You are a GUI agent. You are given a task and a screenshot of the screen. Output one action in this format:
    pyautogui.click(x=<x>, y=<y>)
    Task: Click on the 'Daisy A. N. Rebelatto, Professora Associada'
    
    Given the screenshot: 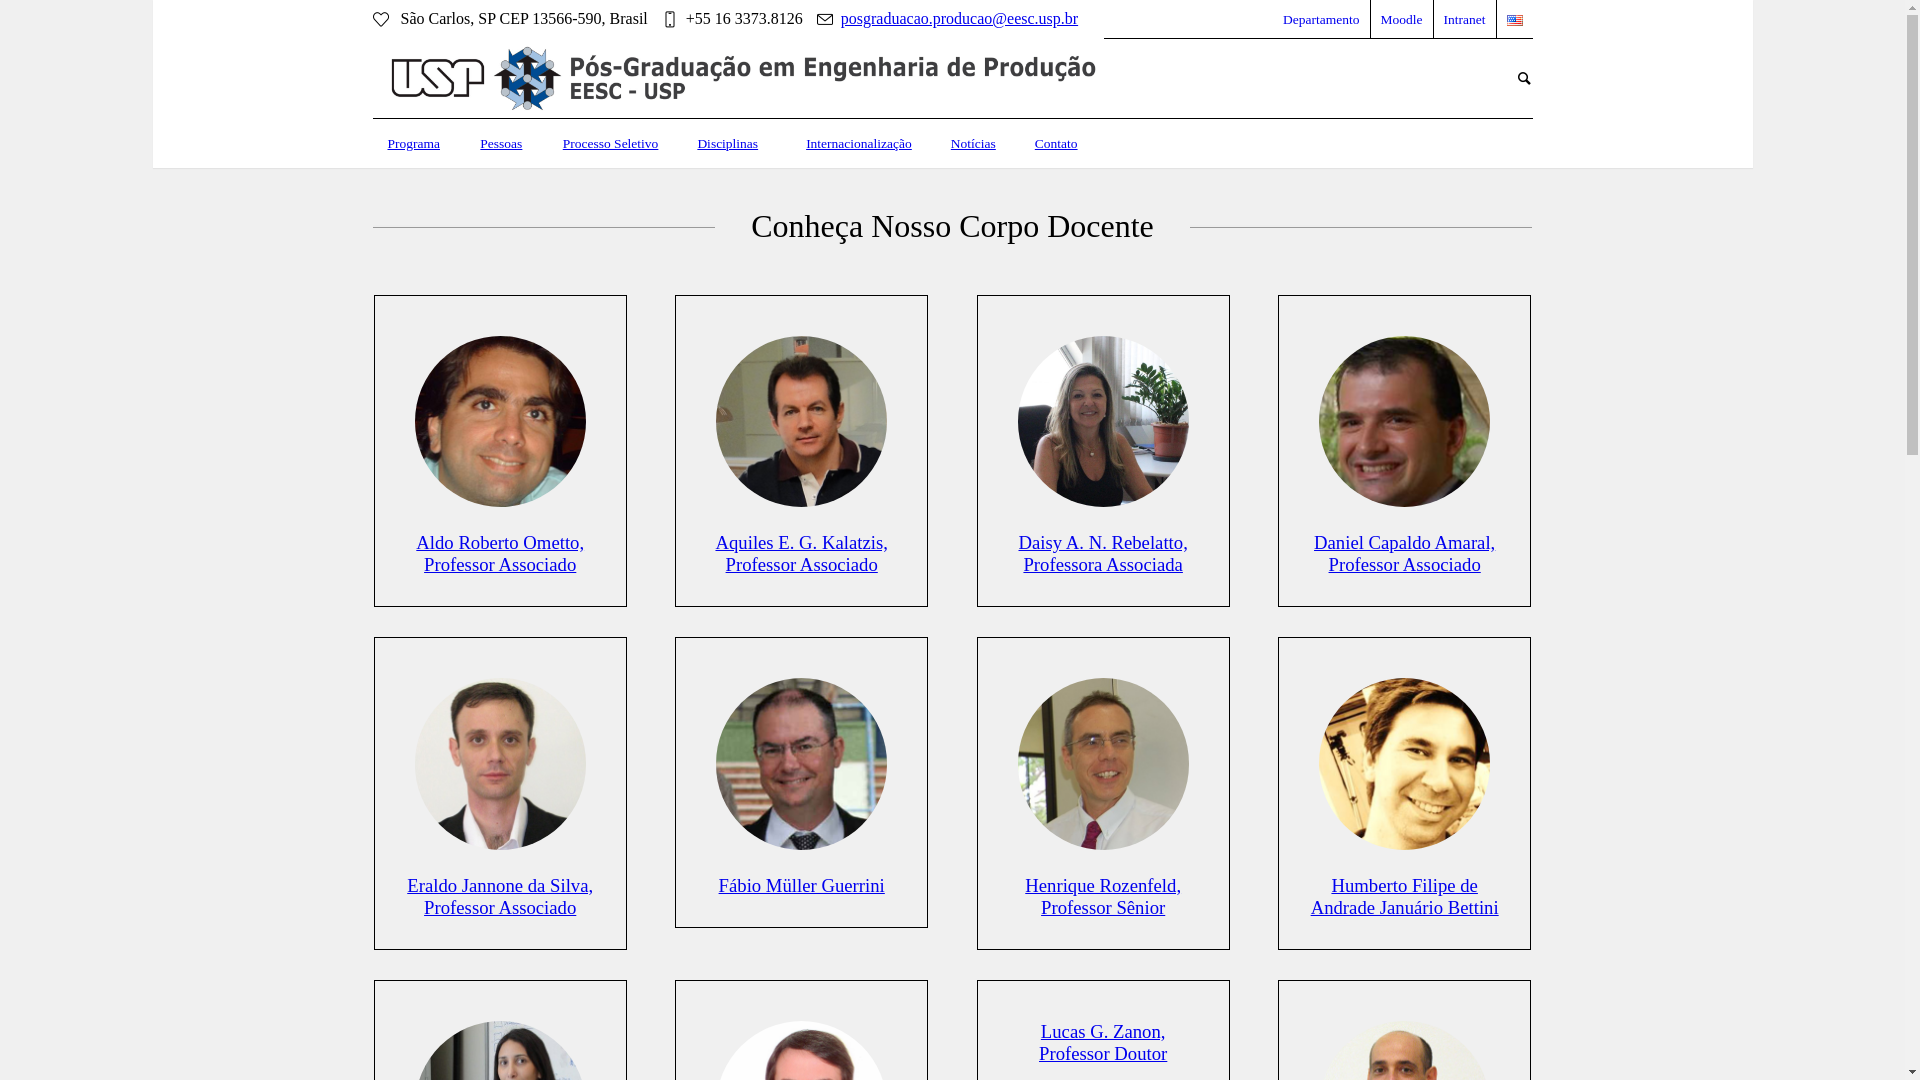 What is the action you would take?
    pyautogui.click(x=1102, y=420)
    